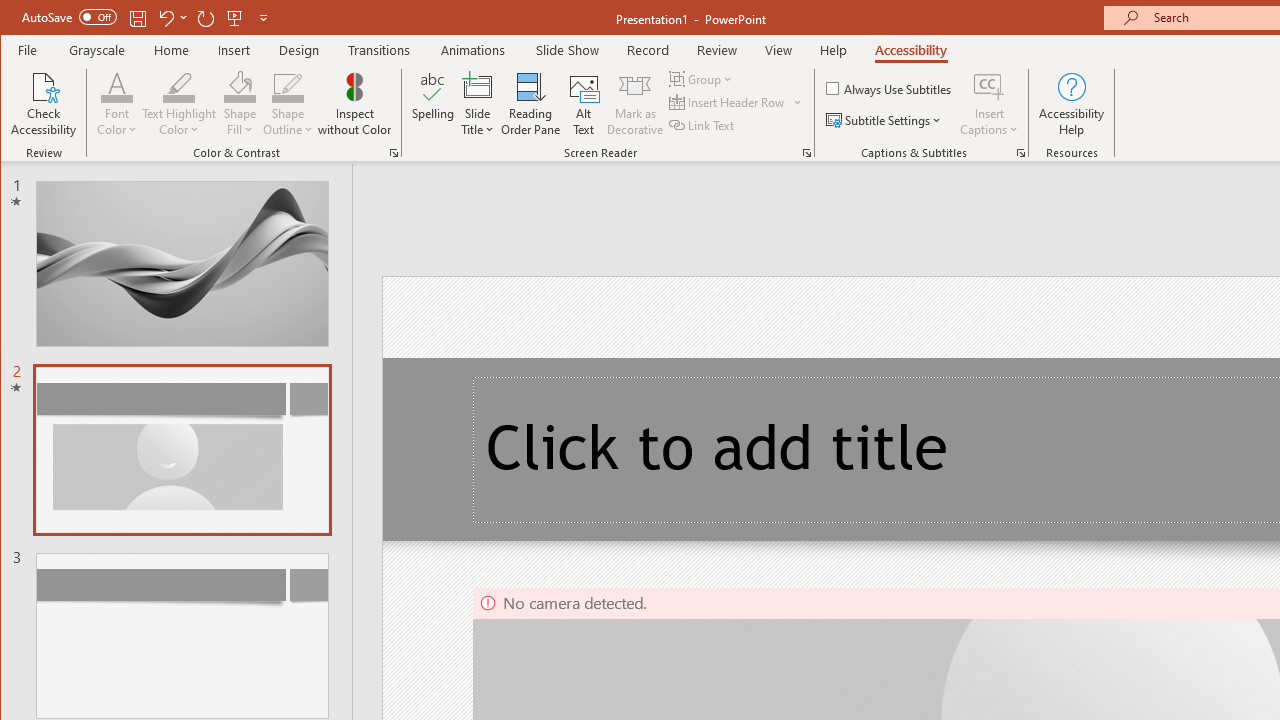  What do you see at coordinates (727, 102) in the screenshot?
I see `'Insert Header Row'` at bounding box center [727, 102].